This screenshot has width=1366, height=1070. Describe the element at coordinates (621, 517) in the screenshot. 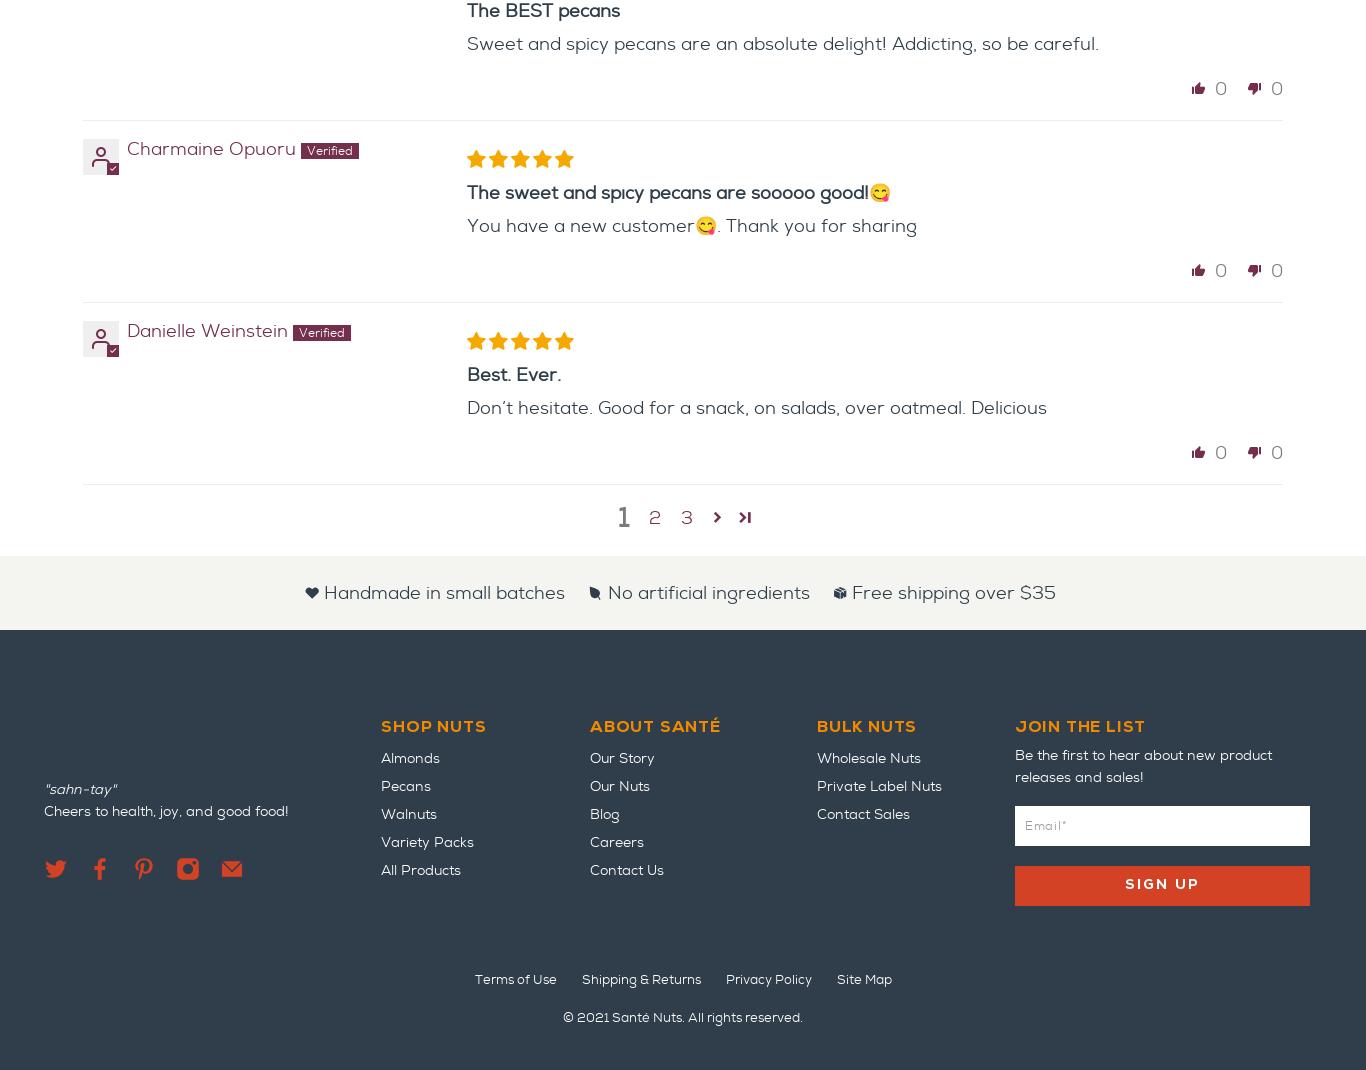

I see `'1'` at that location.